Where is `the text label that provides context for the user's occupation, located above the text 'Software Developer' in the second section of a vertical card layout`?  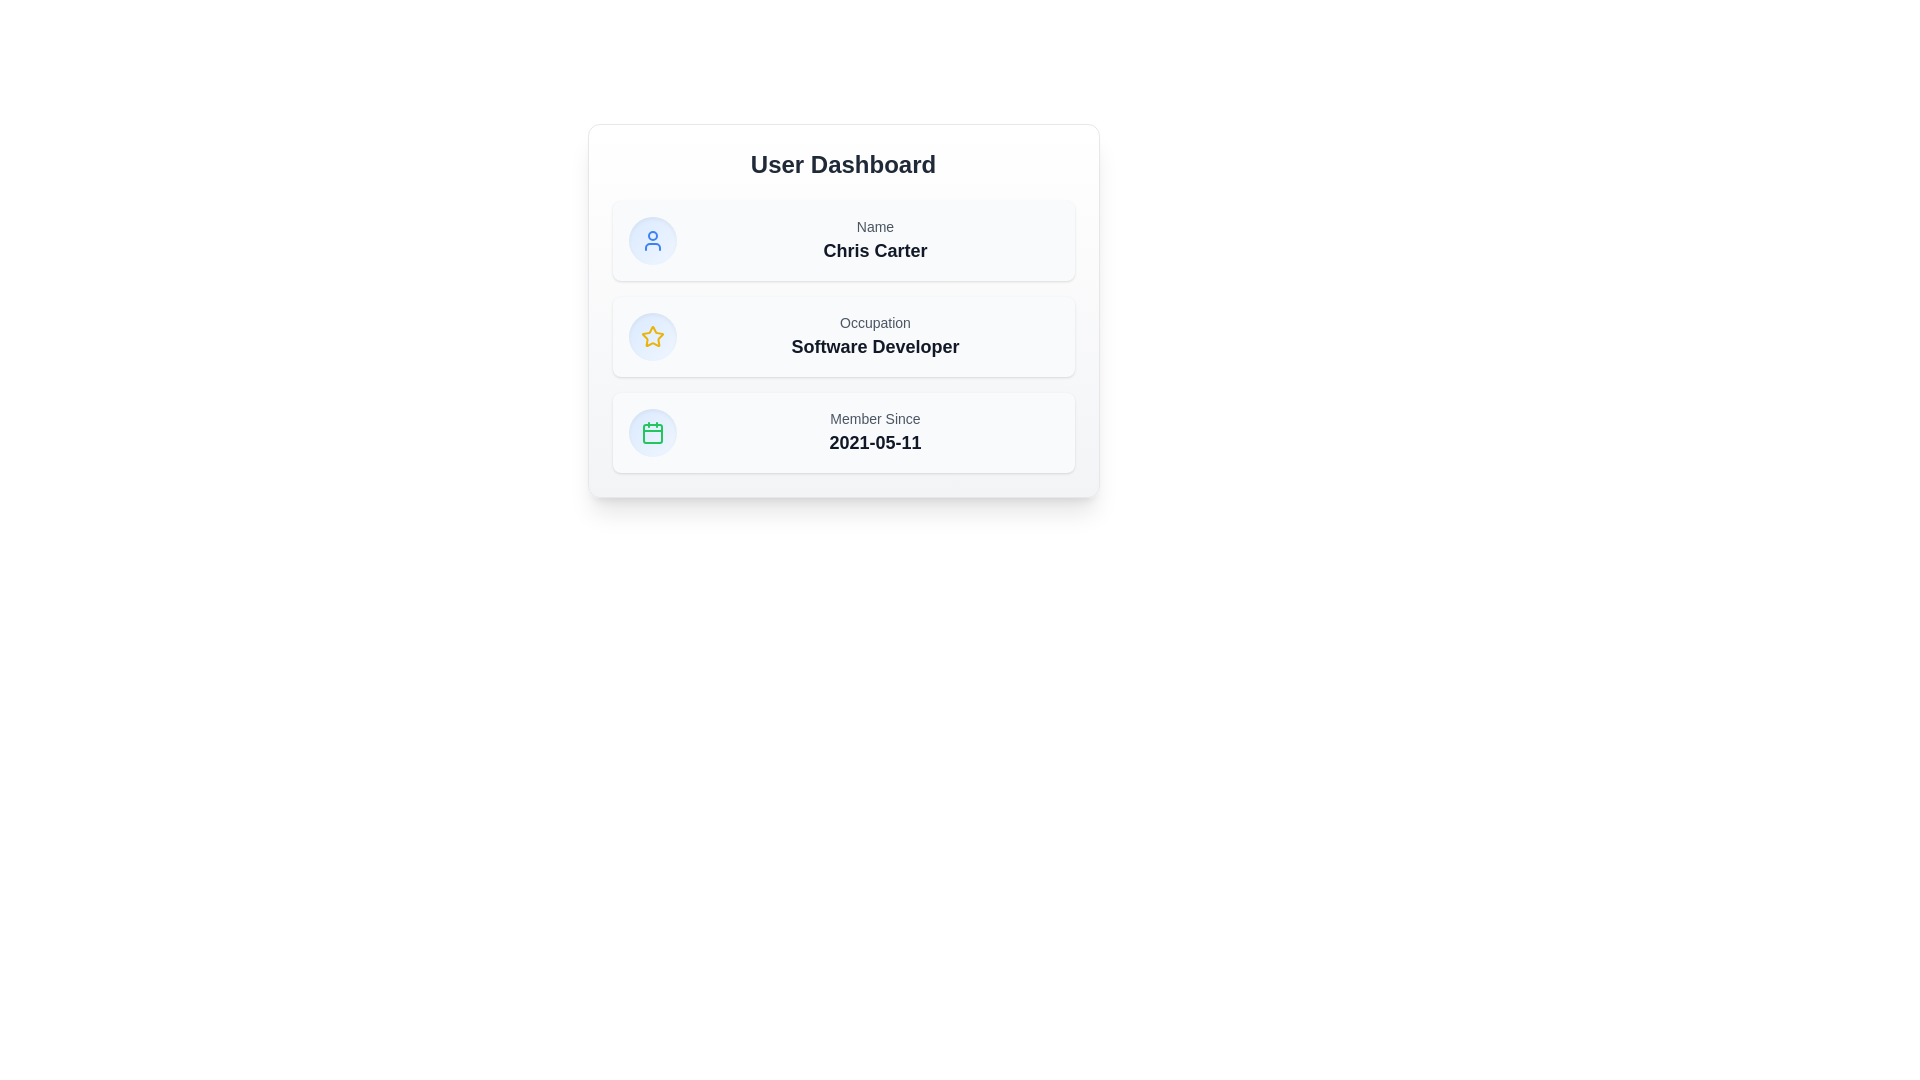
the text label that provides context for the user's occupation, located above the text 'Software Developer' in the second section of a vertical card layout is located at coordinates (875, 322).